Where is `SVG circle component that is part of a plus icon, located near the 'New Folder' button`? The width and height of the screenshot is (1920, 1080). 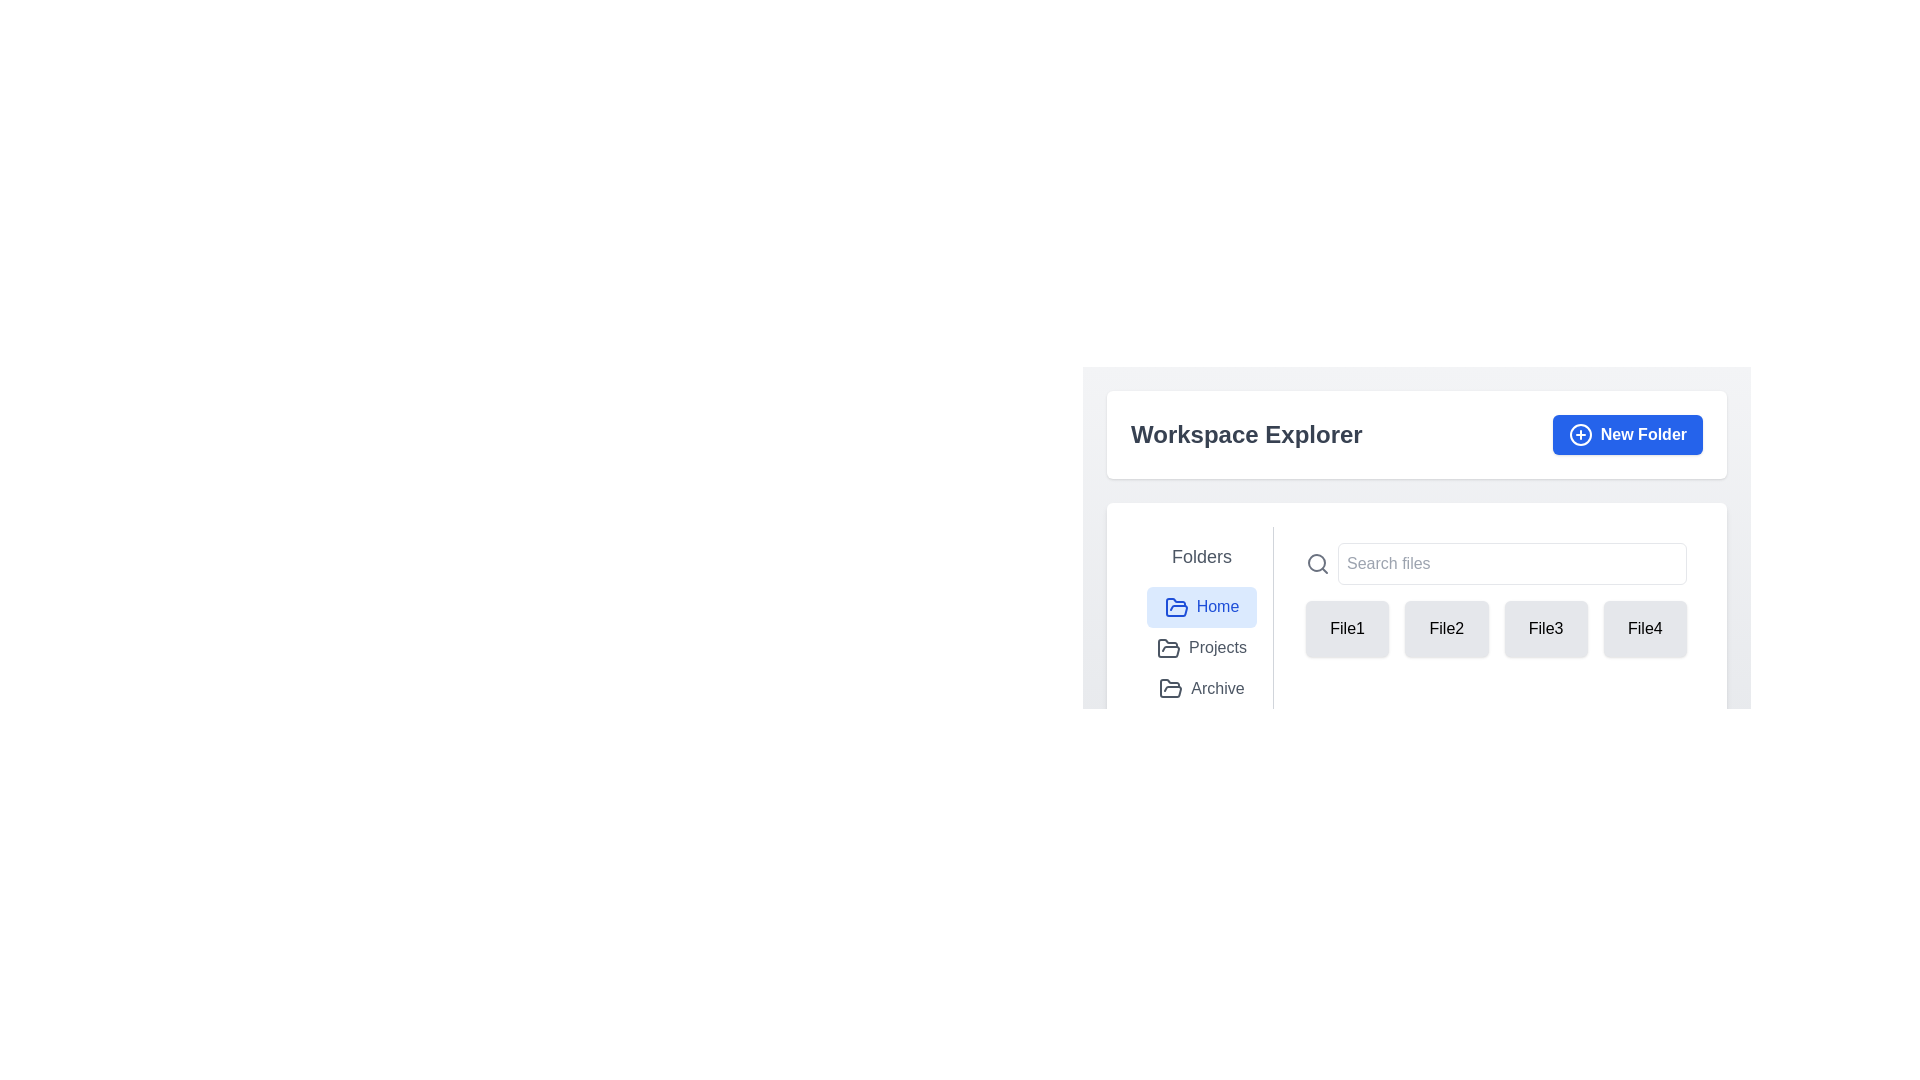 SVG circle component that is part of a plus icon, located near the 'New Folder' button is located at coordinates (1579, 434).